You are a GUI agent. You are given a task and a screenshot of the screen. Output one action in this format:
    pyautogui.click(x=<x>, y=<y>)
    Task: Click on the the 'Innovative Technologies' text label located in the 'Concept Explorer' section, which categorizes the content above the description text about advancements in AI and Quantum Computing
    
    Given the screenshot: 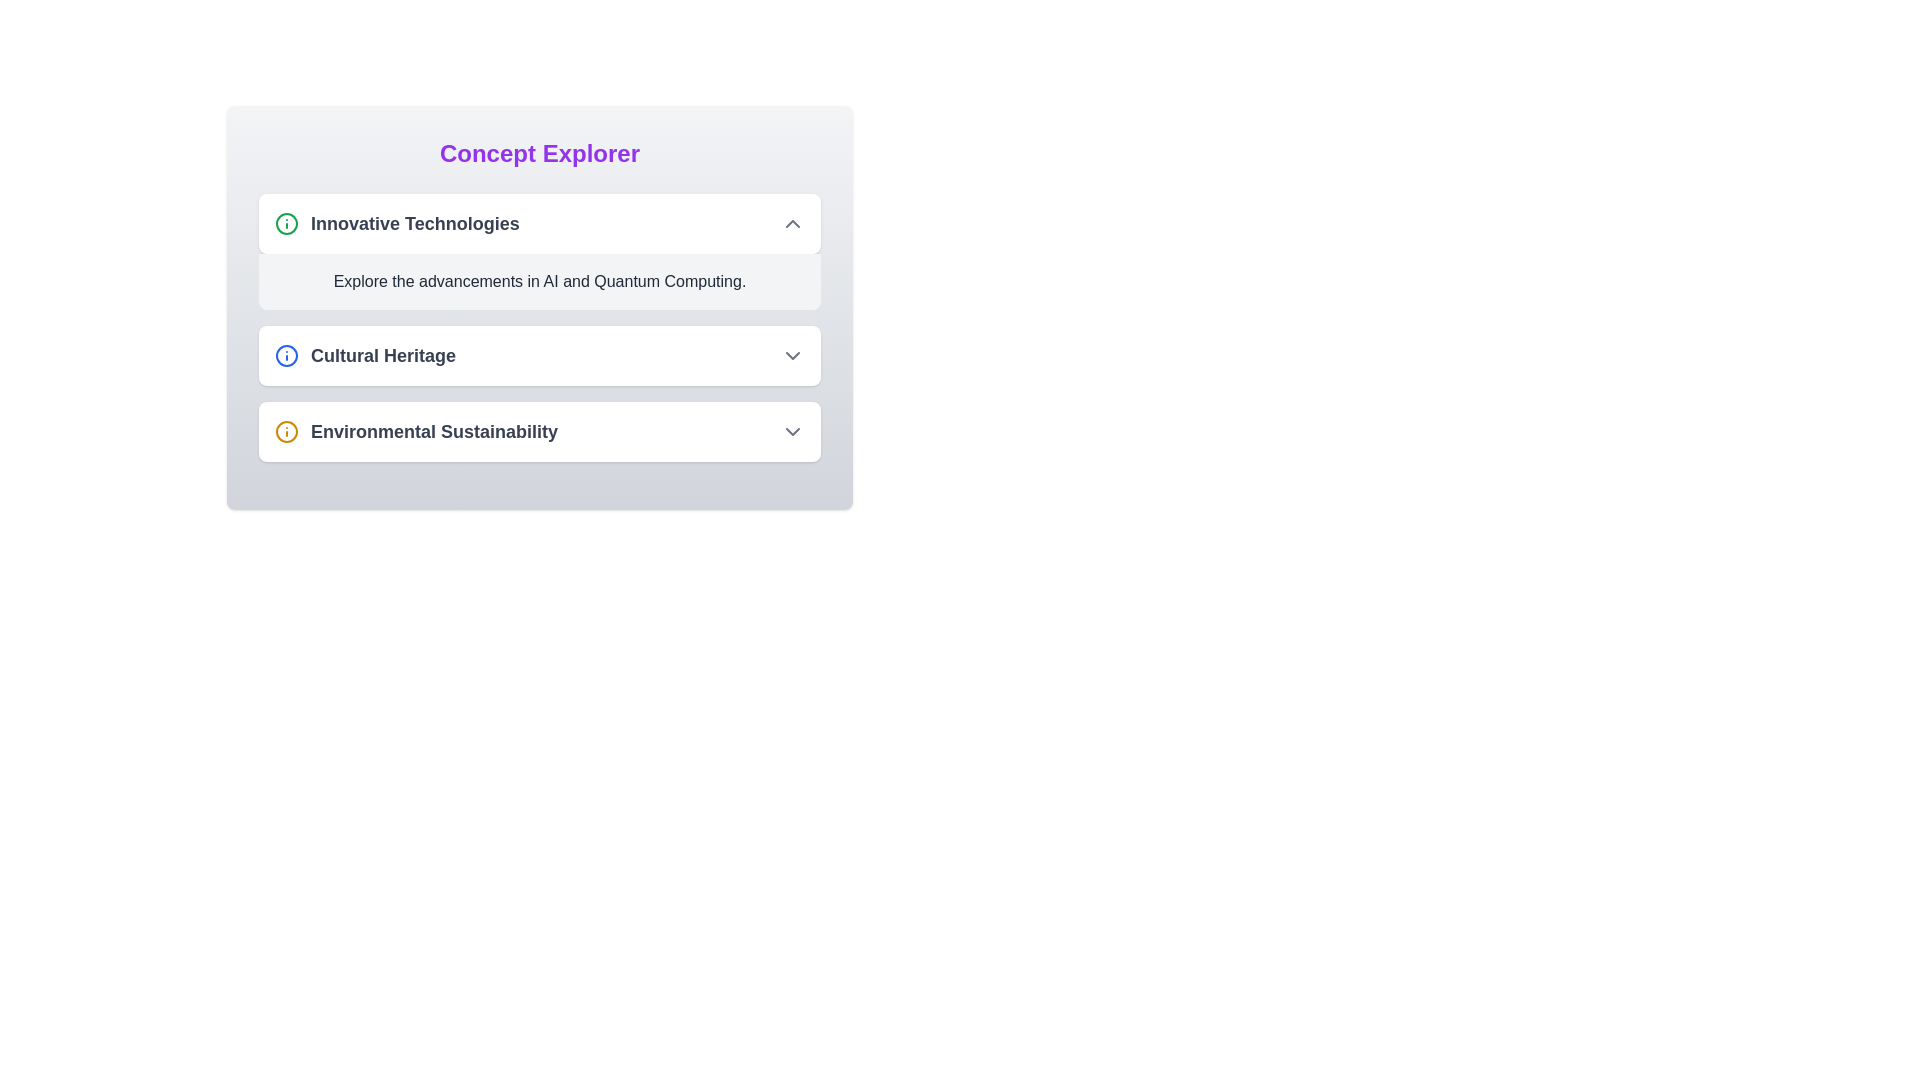 What is the action you would take?
    pyautogui.click(x=414, y=223)
    